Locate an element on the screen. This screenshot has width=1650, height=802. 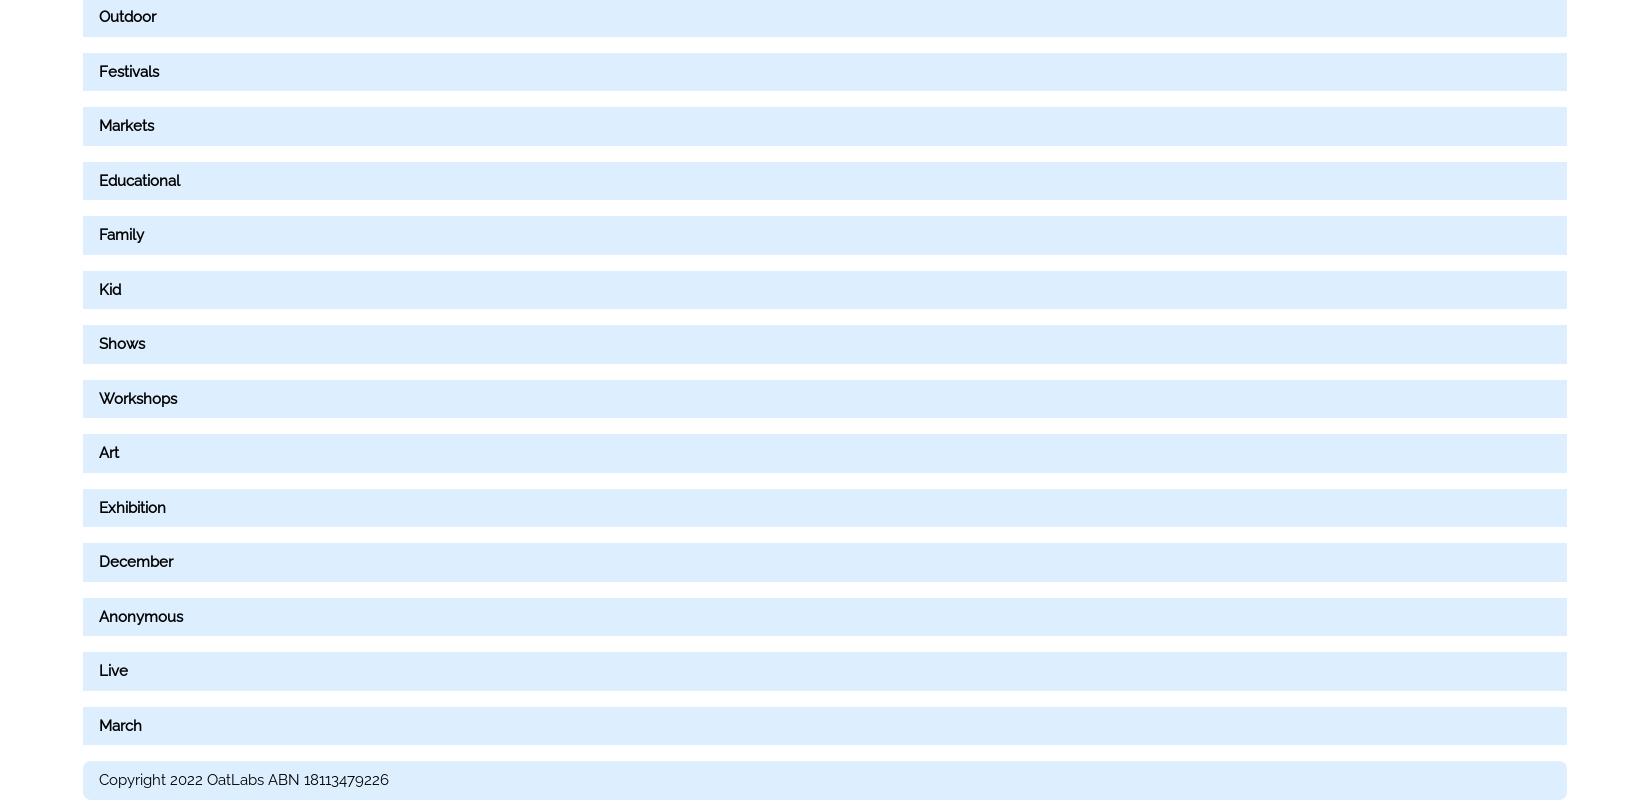
'Live' is located at coordinates (113, 671).